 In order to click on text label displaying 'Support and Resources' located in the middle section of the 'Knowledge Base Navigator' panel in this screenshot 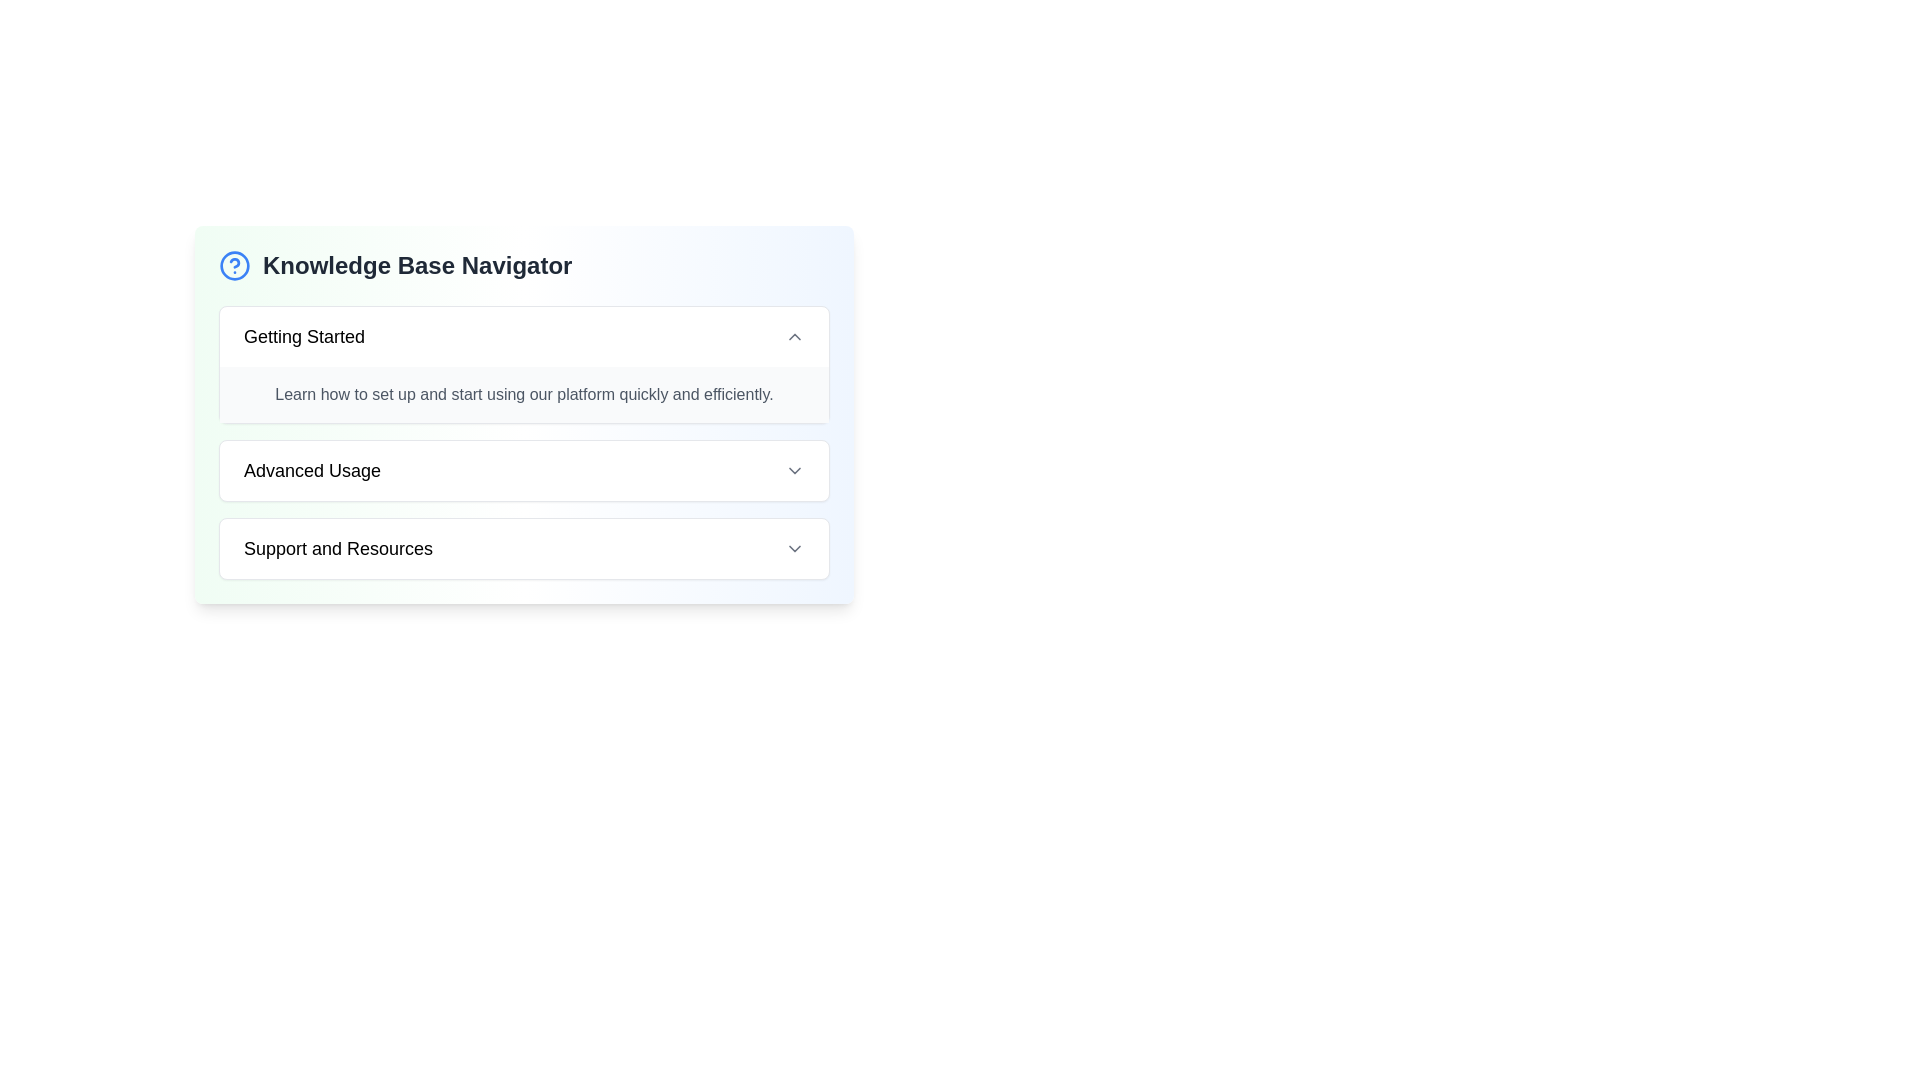, I will do `click(338, 548)`.